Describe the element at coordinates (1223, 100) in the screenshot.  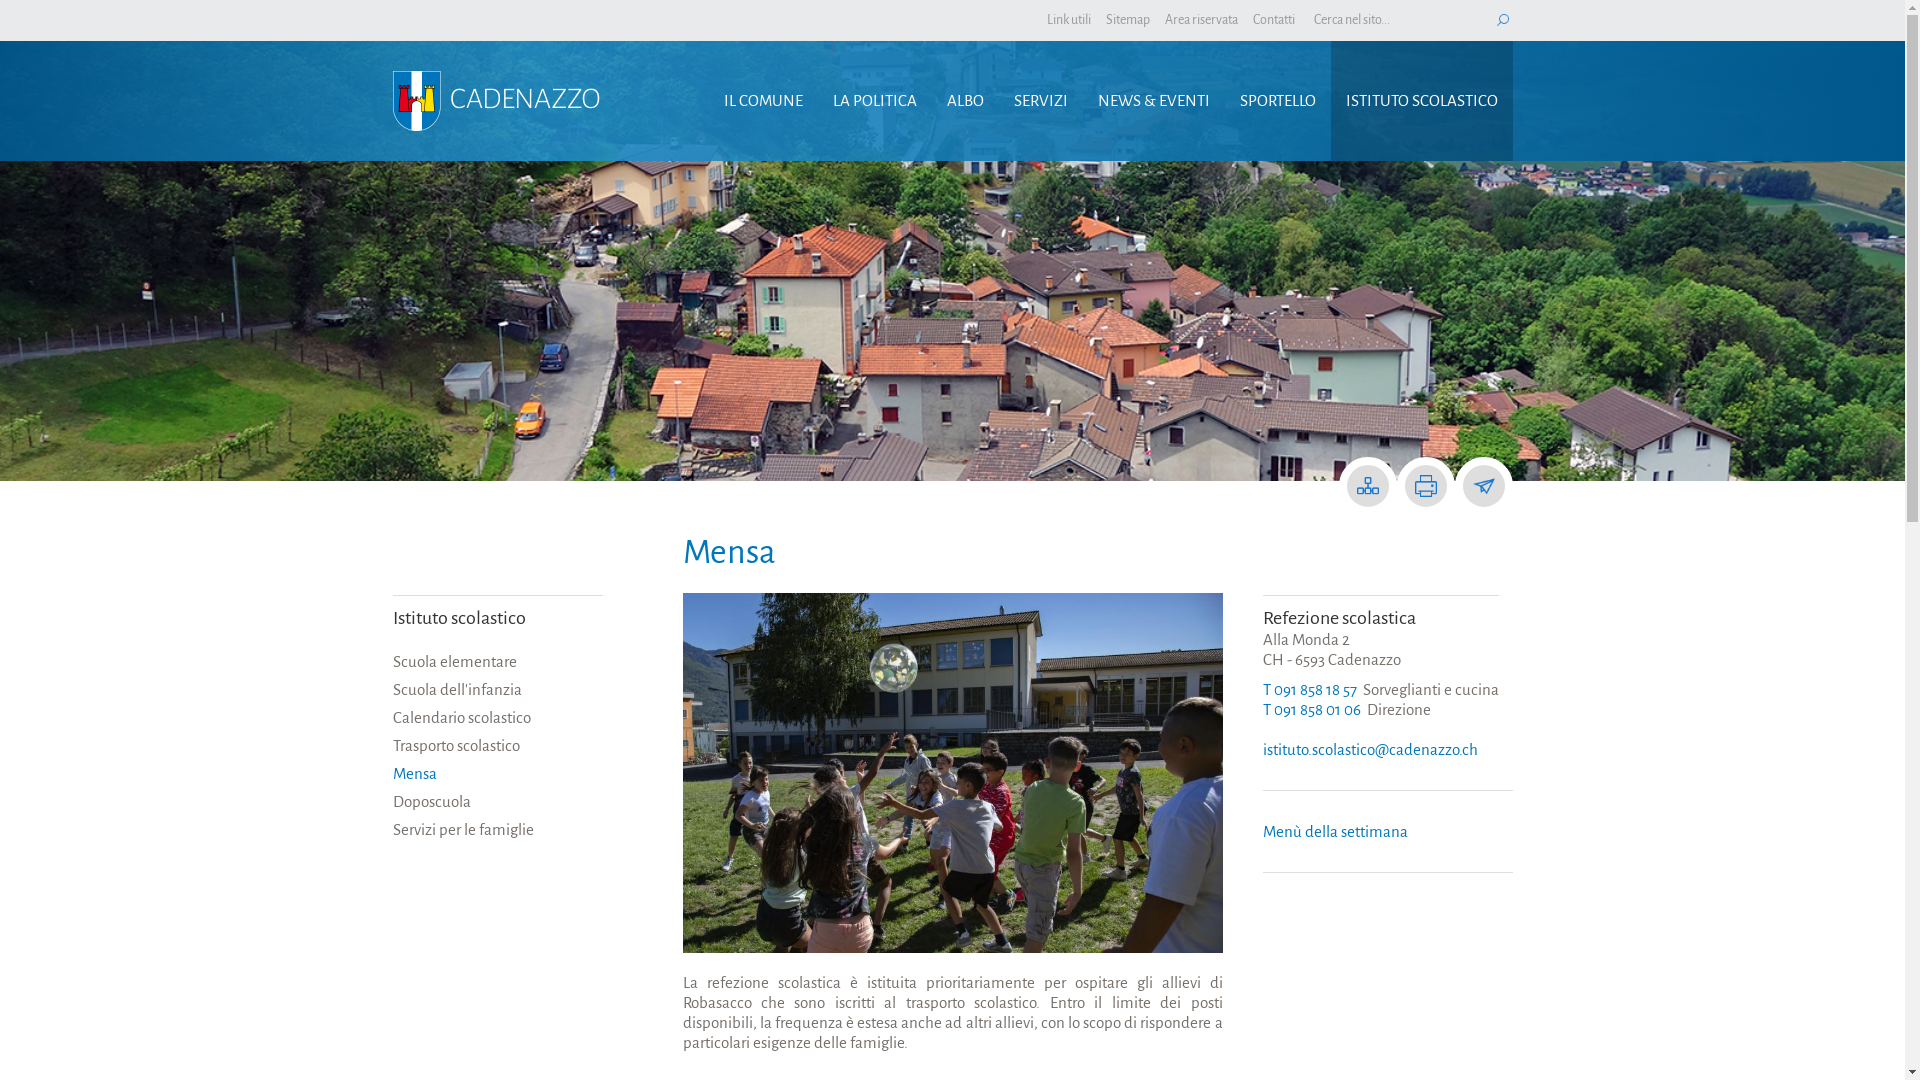
I see `'SPORTELLO'` at that location.